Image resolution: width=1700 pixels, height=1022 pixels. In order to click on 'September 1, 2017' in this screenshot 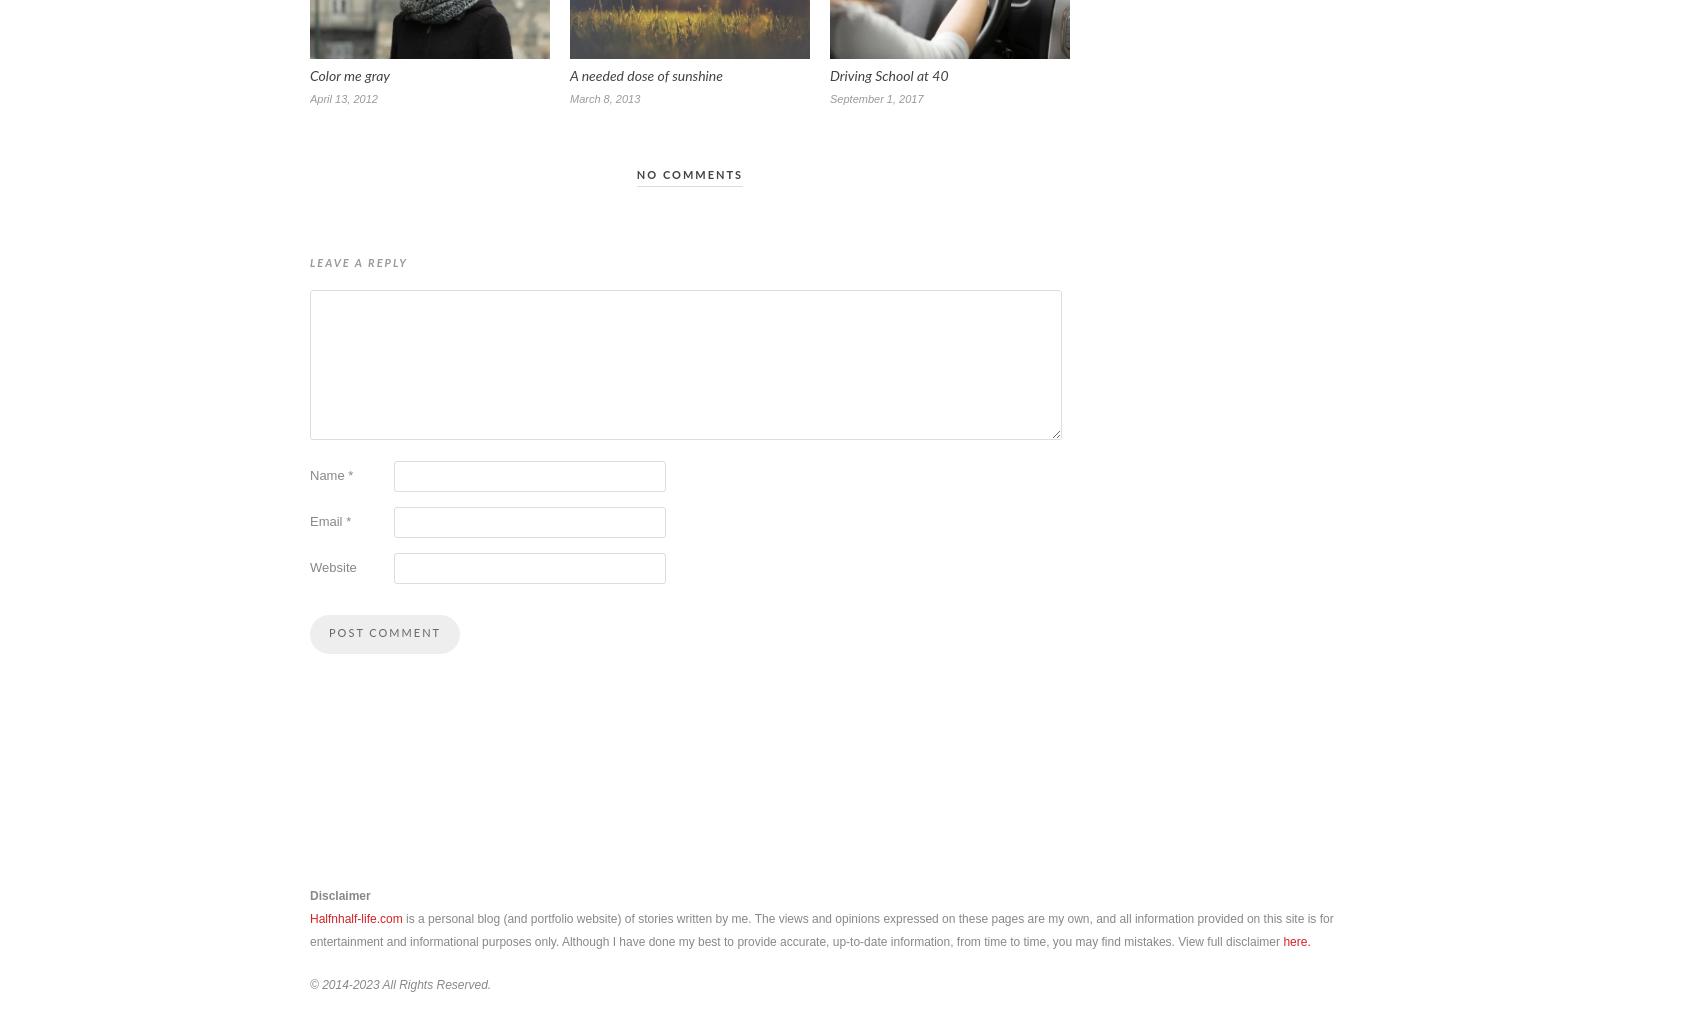, I will do `click(876, 98)`.